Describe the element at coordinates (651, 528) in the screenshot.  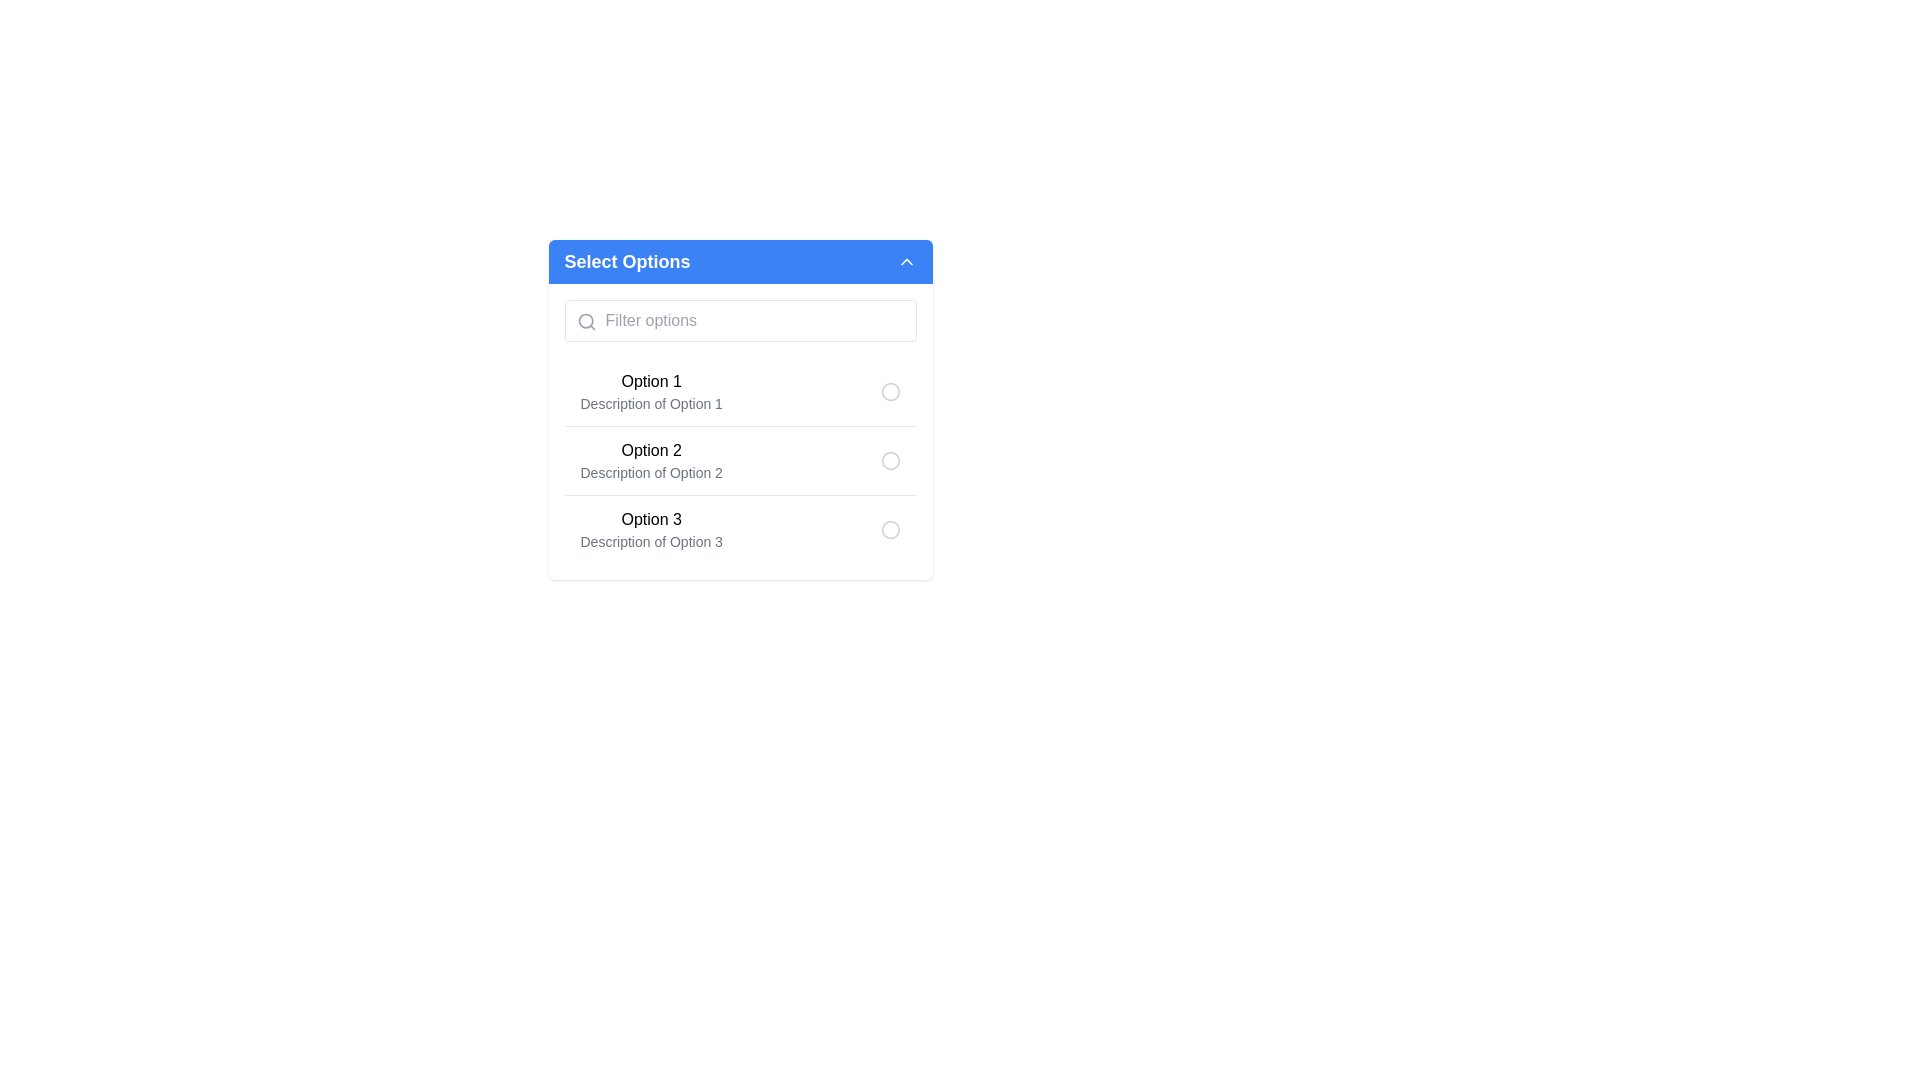
I see `the third option in the dropdown menu labeled 'Select Options'` at that location.